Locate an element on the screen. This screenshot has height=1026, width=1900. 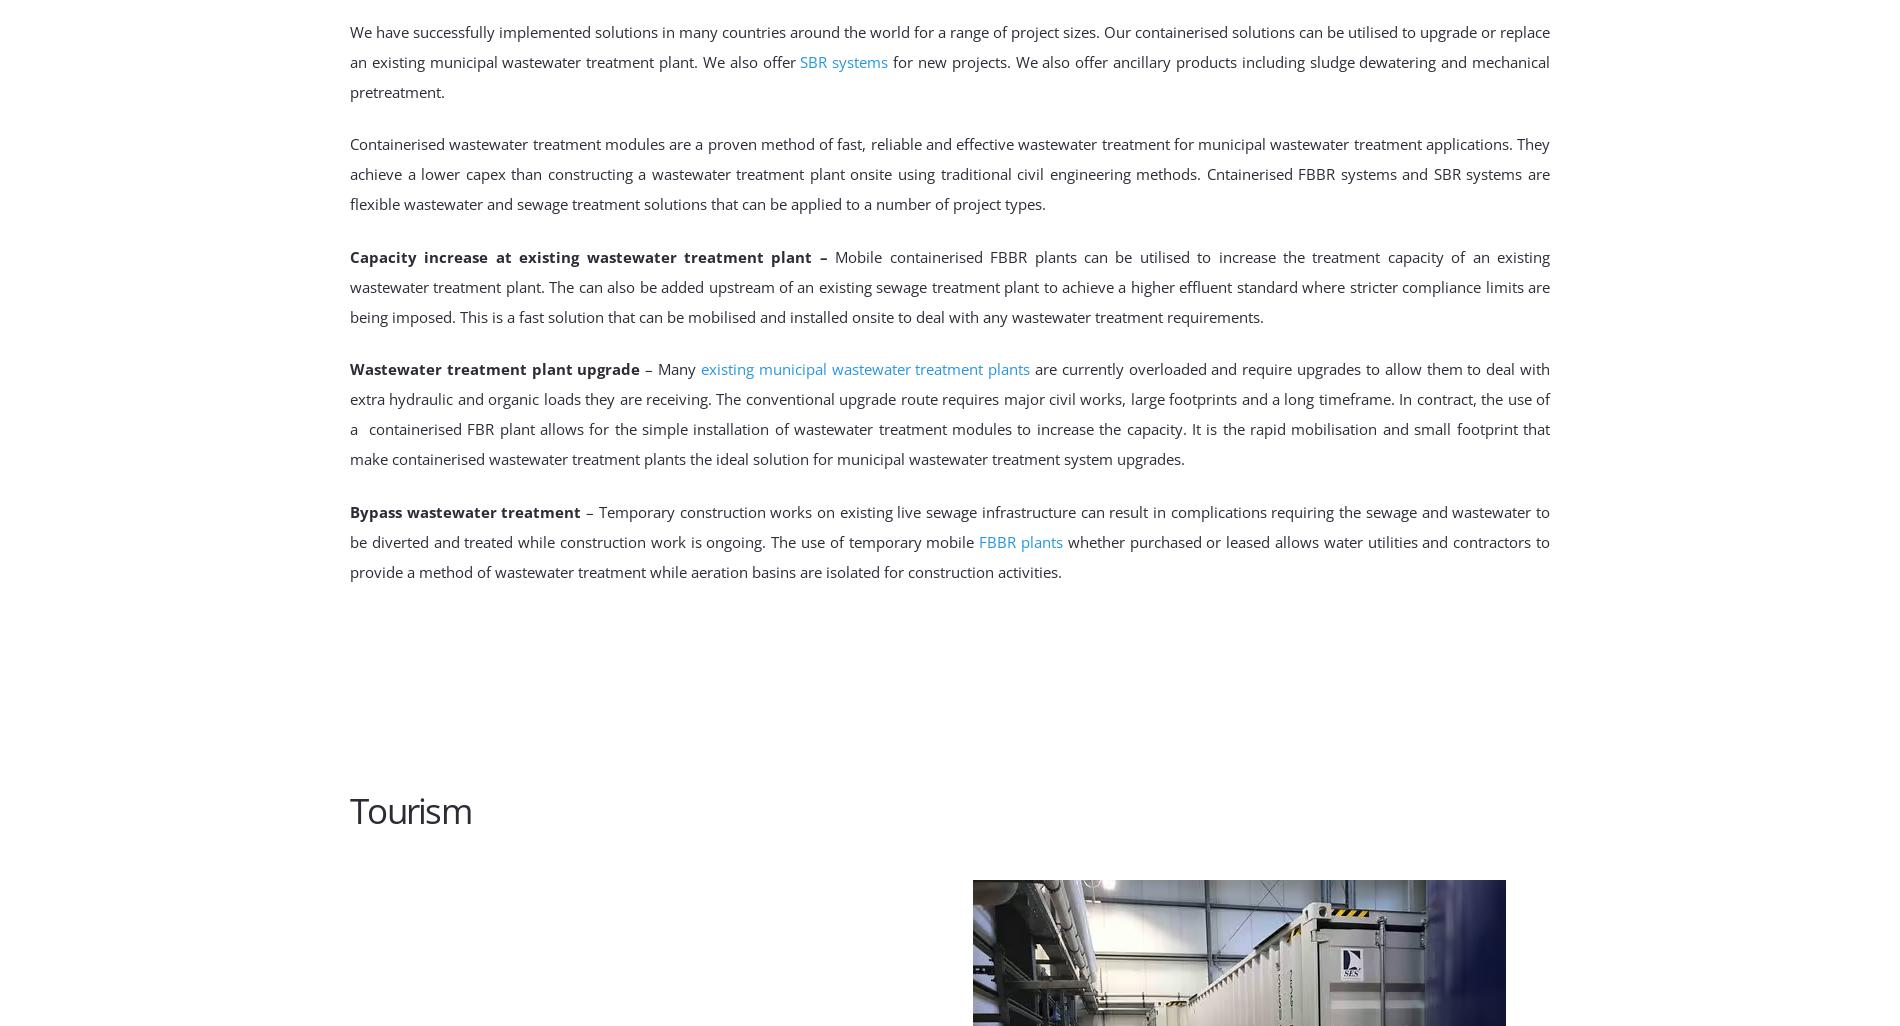
'Mobile containerised FBBR plants can be utilised to increase the treatment capacity of an existing wastewater treatment plant. The can also be added upstream of an existing sewage treatment plant to achieve a higher effluent standard where stricter compliance limits are being imposed. This is a fast solution that can be mobilised and installed onsite to deal with any wastewater treatment requirements.' is located at coordinates (950, 285).